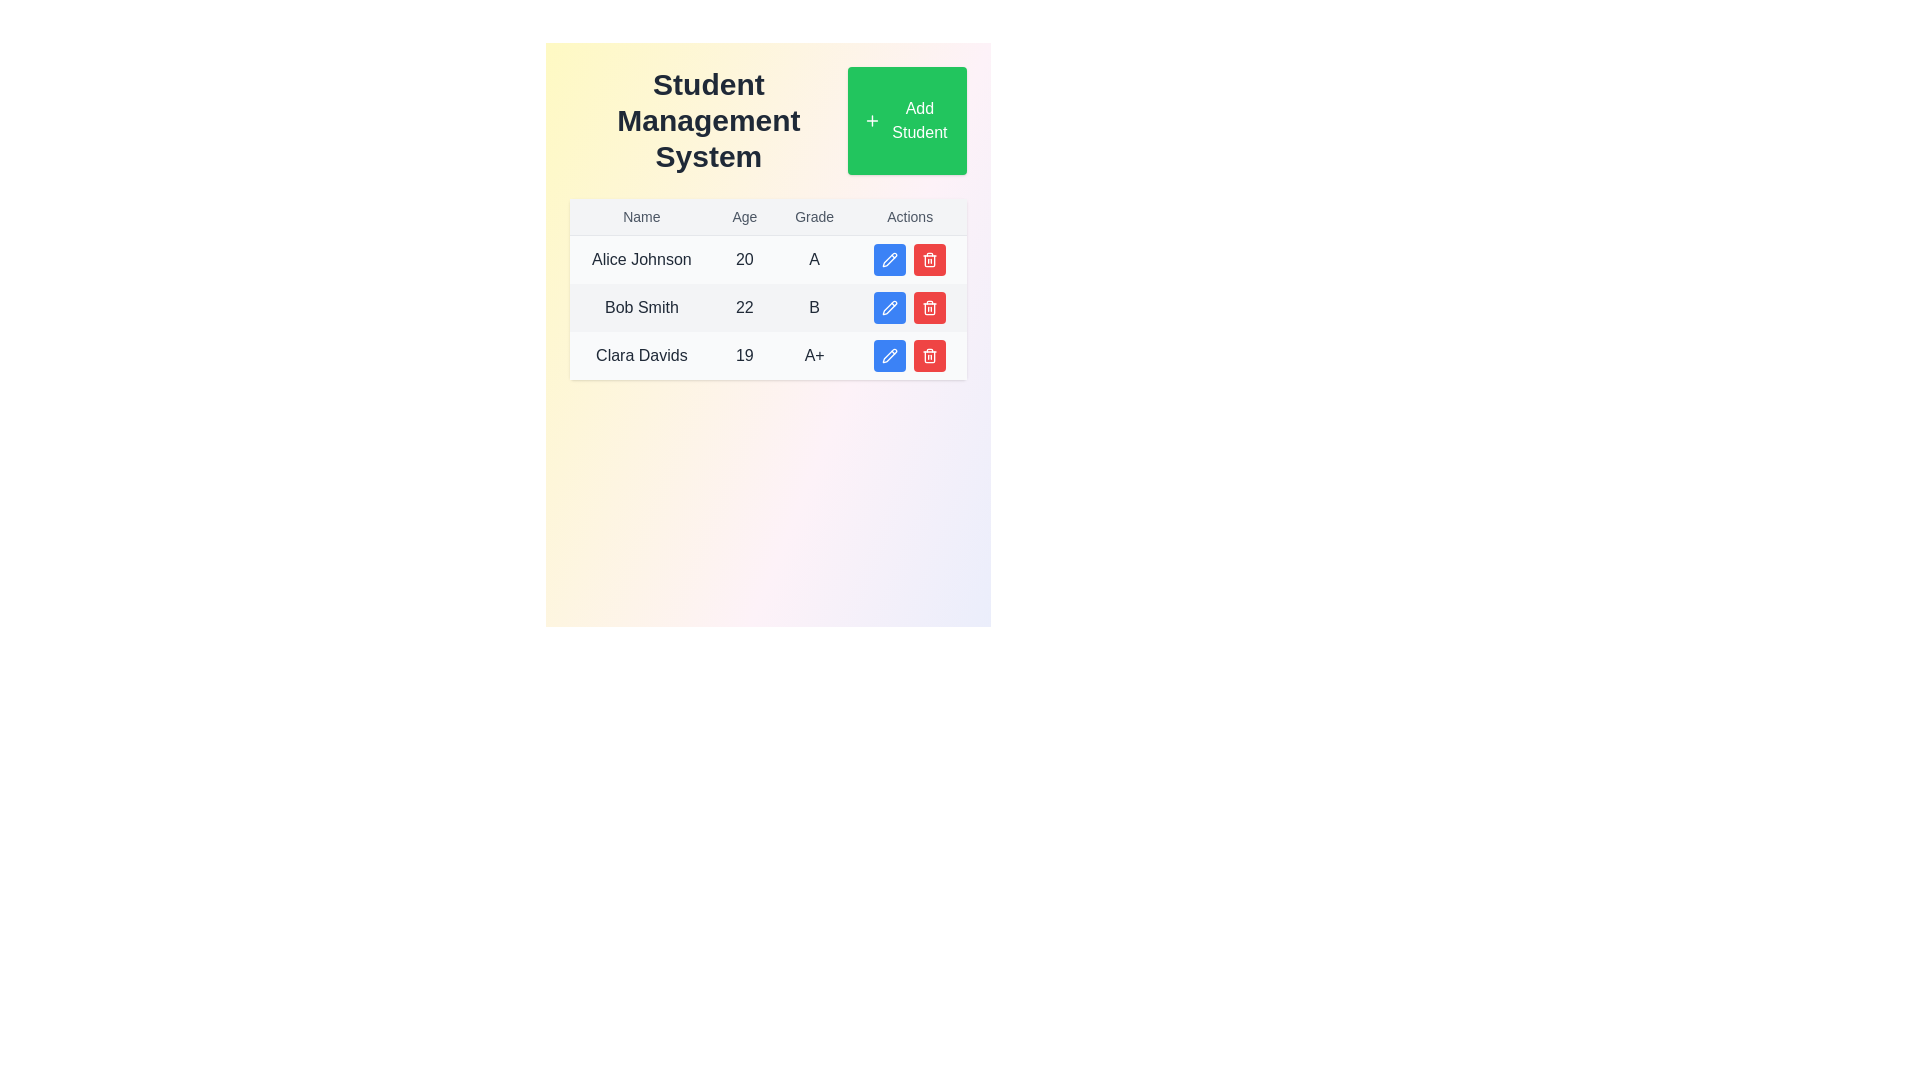 The height and width of the screenshot is (1080, 1920). I want to click on the small square blue button with a white pencil icon in the fourth column of the first row under the 'Actions' column, so click(889, 258).